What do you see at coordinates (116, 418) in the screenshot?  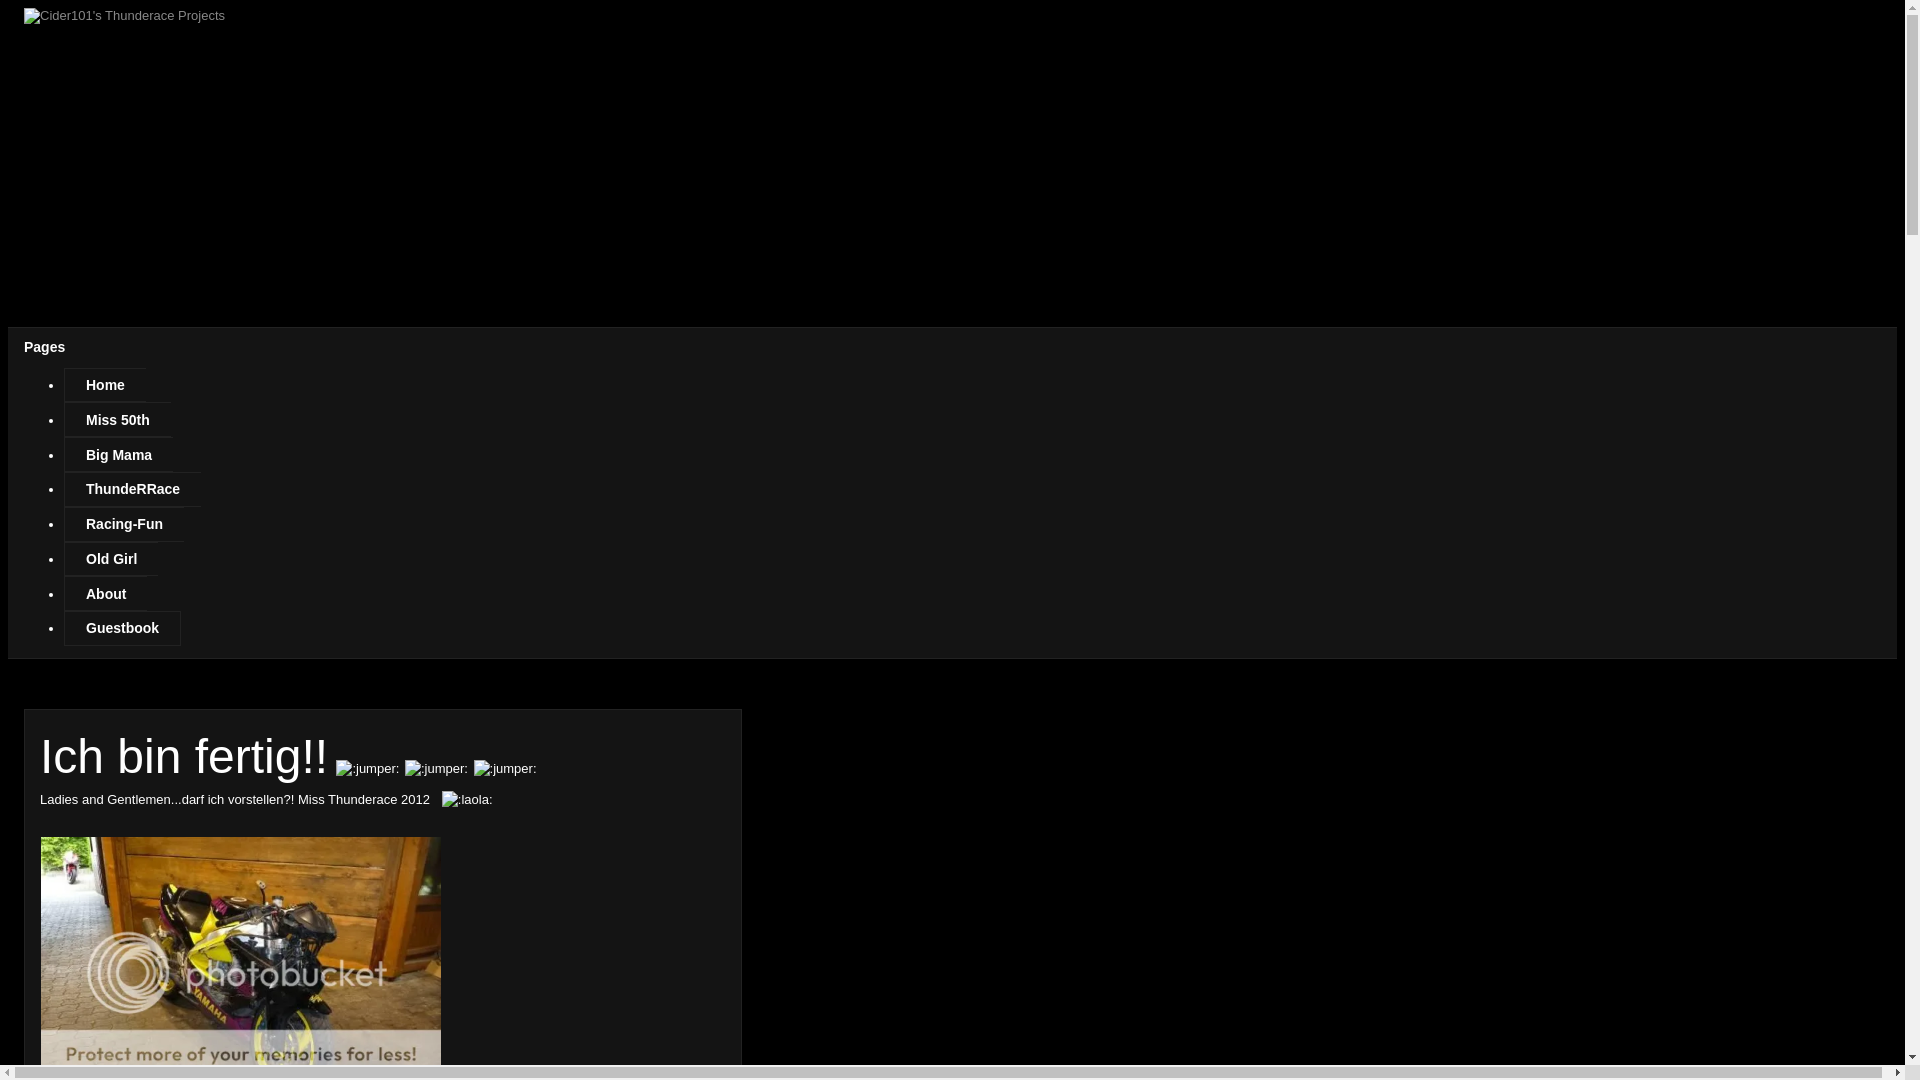 I see `'Miss 50th'` at bounding box center [116, 418].